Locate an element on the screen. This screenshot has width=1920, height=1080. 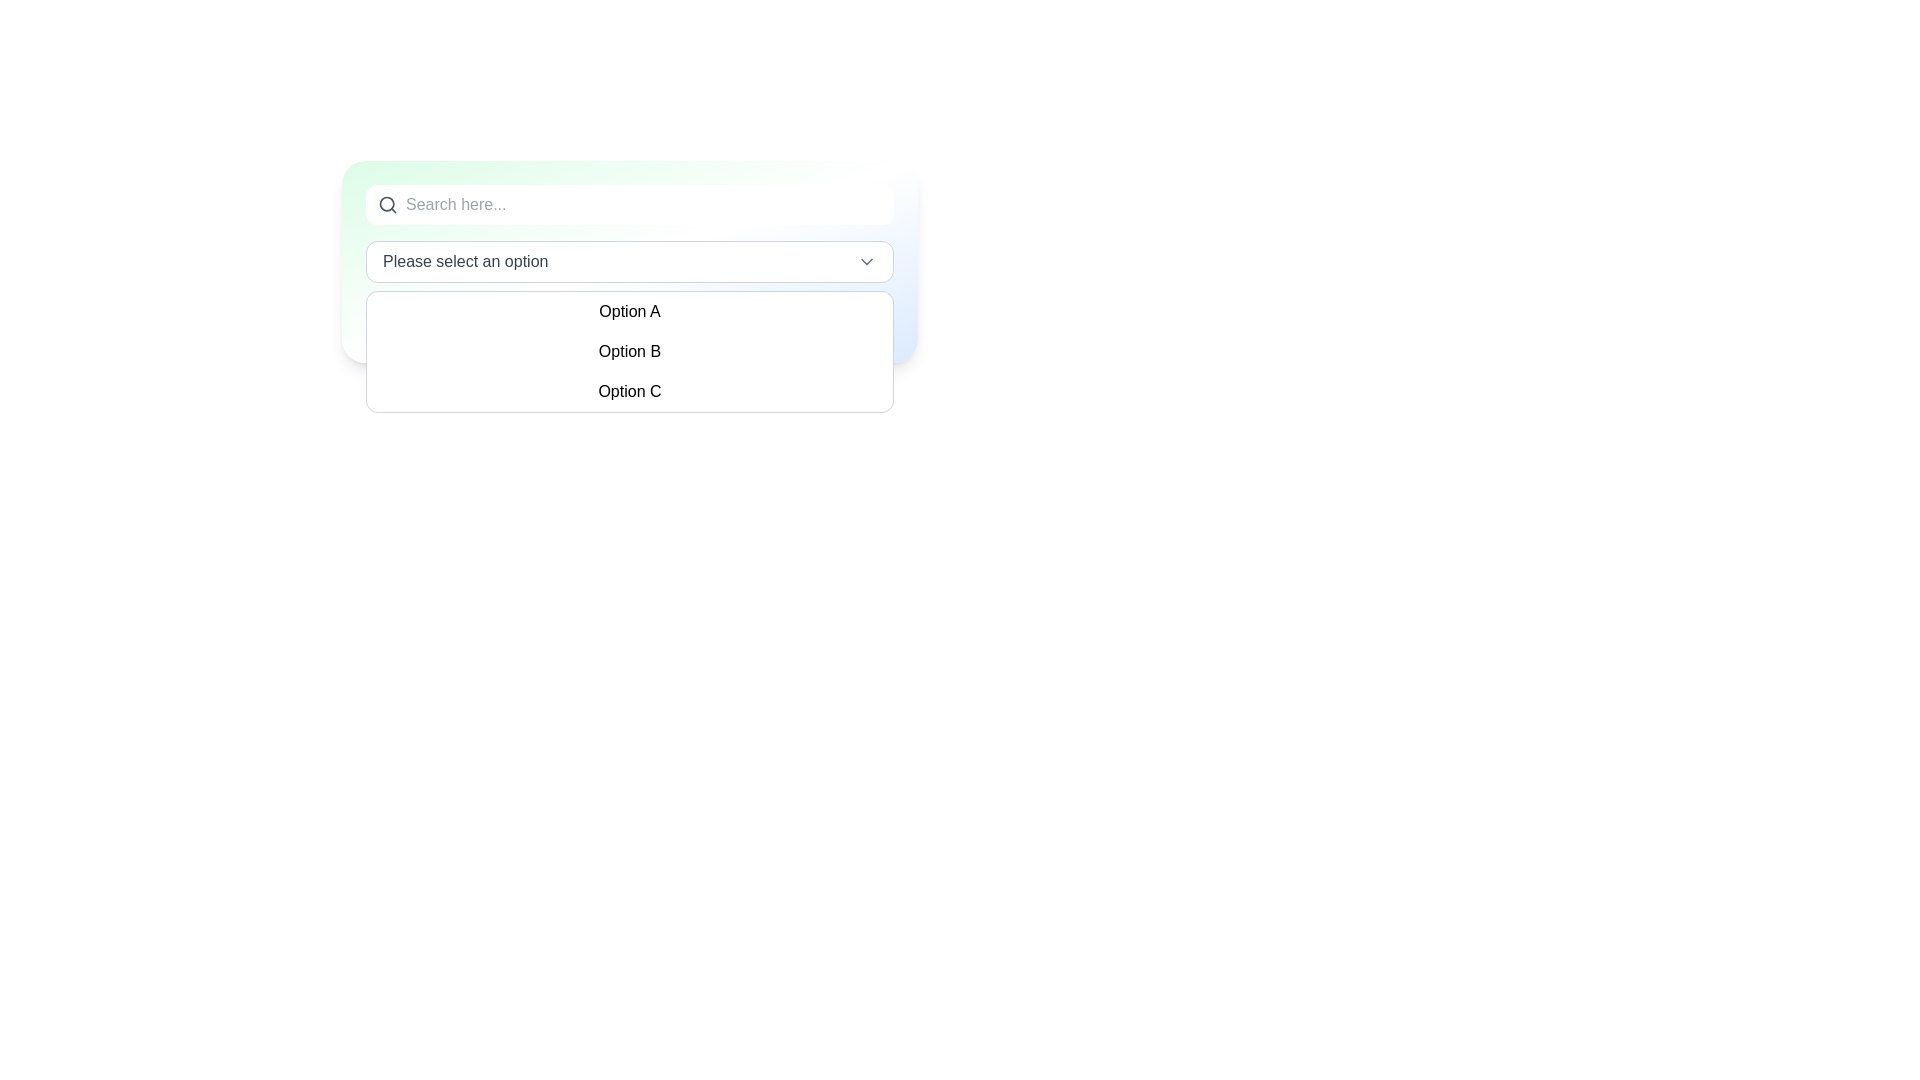
the dropdown menu option labeled 'Option A' is located at coordinates (628, 312).